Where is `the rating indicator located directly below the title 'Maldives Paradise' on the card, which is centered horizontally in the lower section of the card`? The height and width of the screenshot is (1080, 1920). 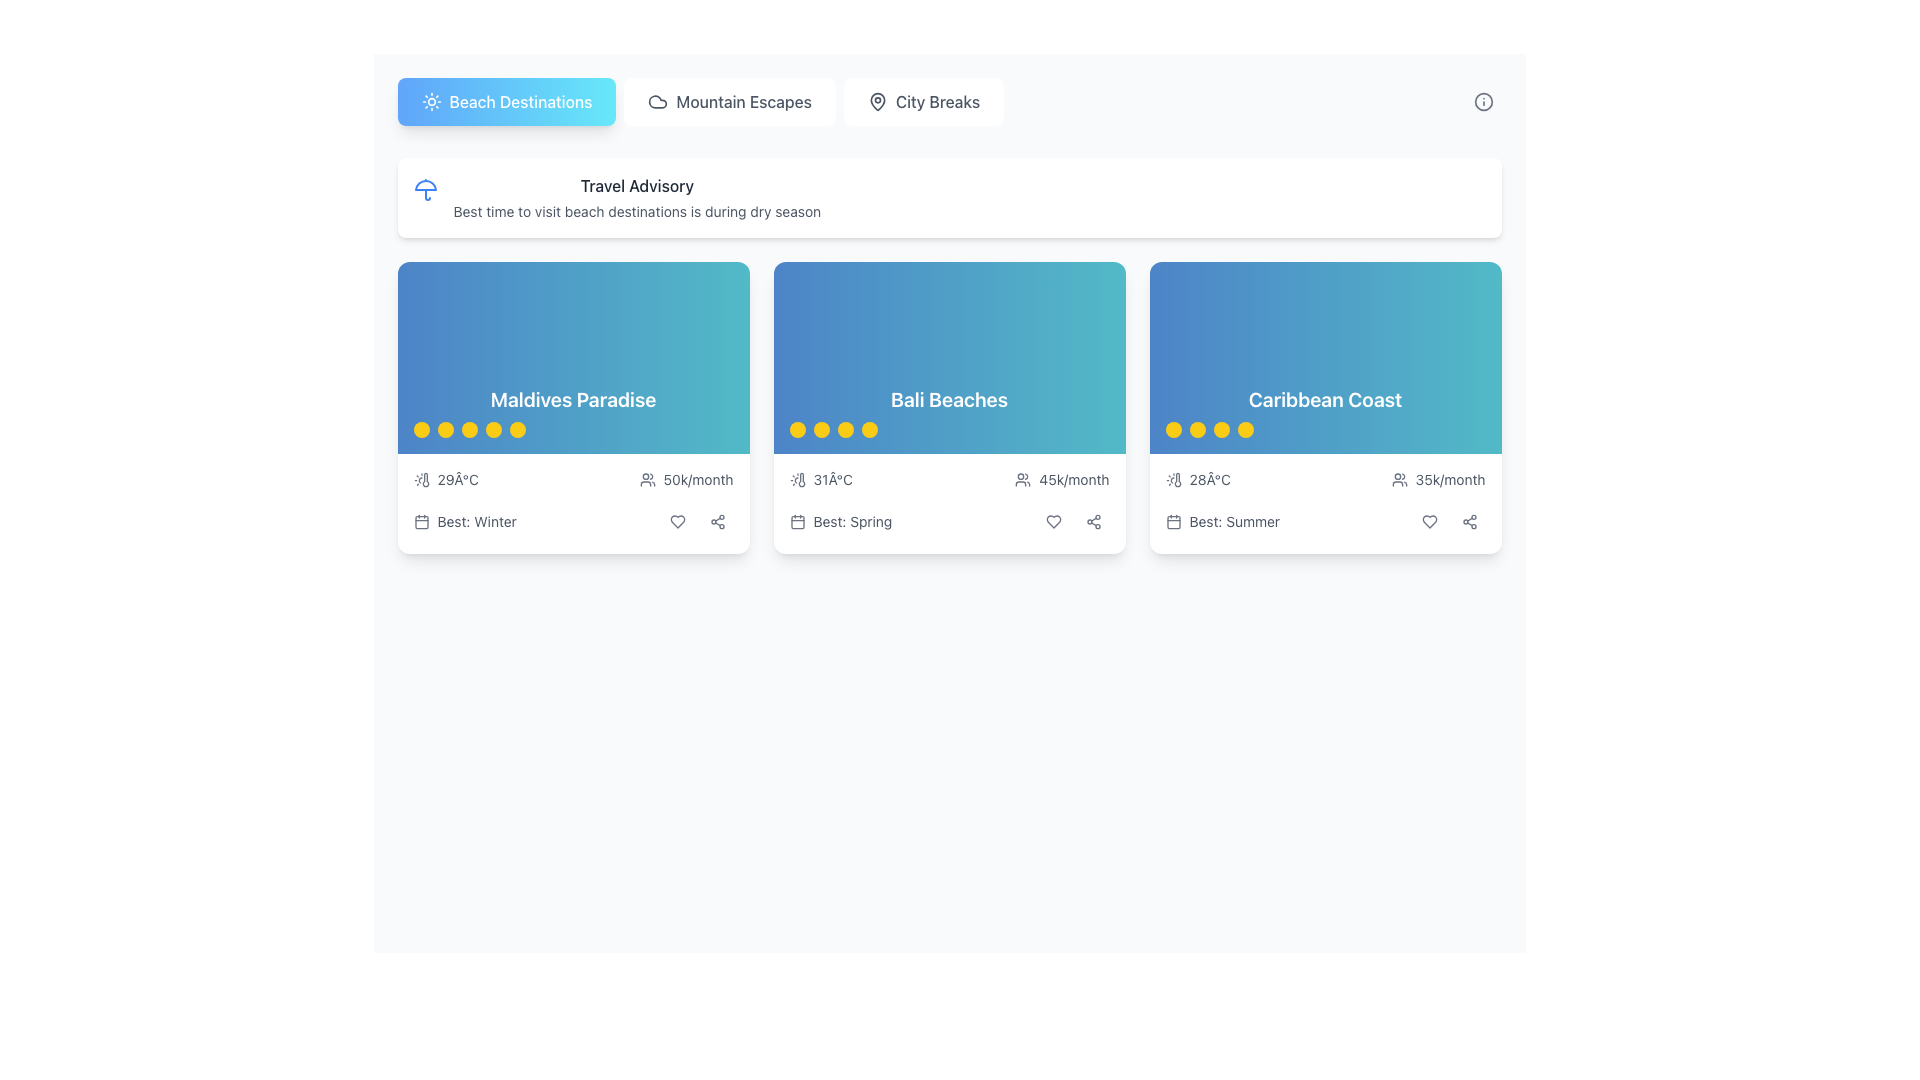
the rating indicator located directly below the title 'Maldives Paradise' on the card, which is centered horizontally in the lower section of the card is located at coordinates (572, 428).